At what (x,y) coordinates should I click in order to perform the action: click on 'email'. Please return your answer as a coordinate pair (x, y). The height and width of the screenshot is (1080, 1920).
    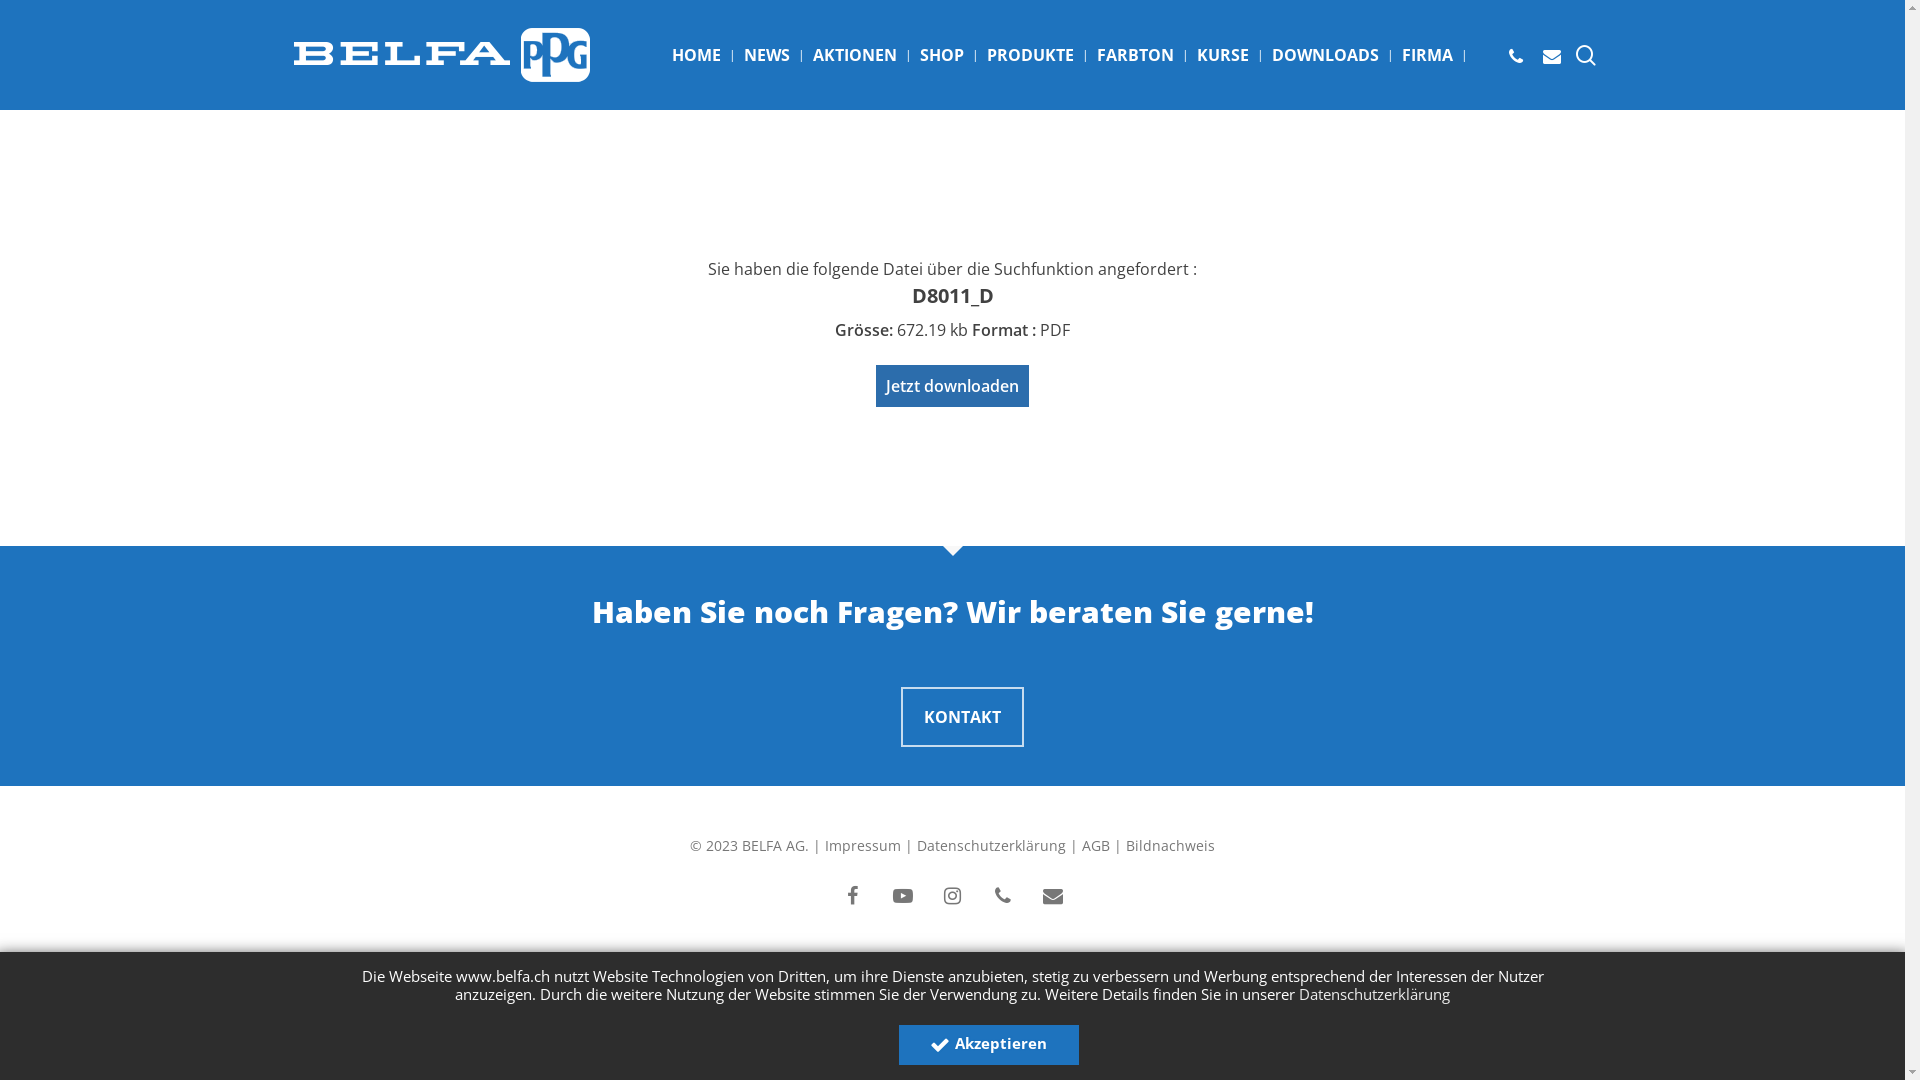
    Looking at the image, I should click on (1051, 896).